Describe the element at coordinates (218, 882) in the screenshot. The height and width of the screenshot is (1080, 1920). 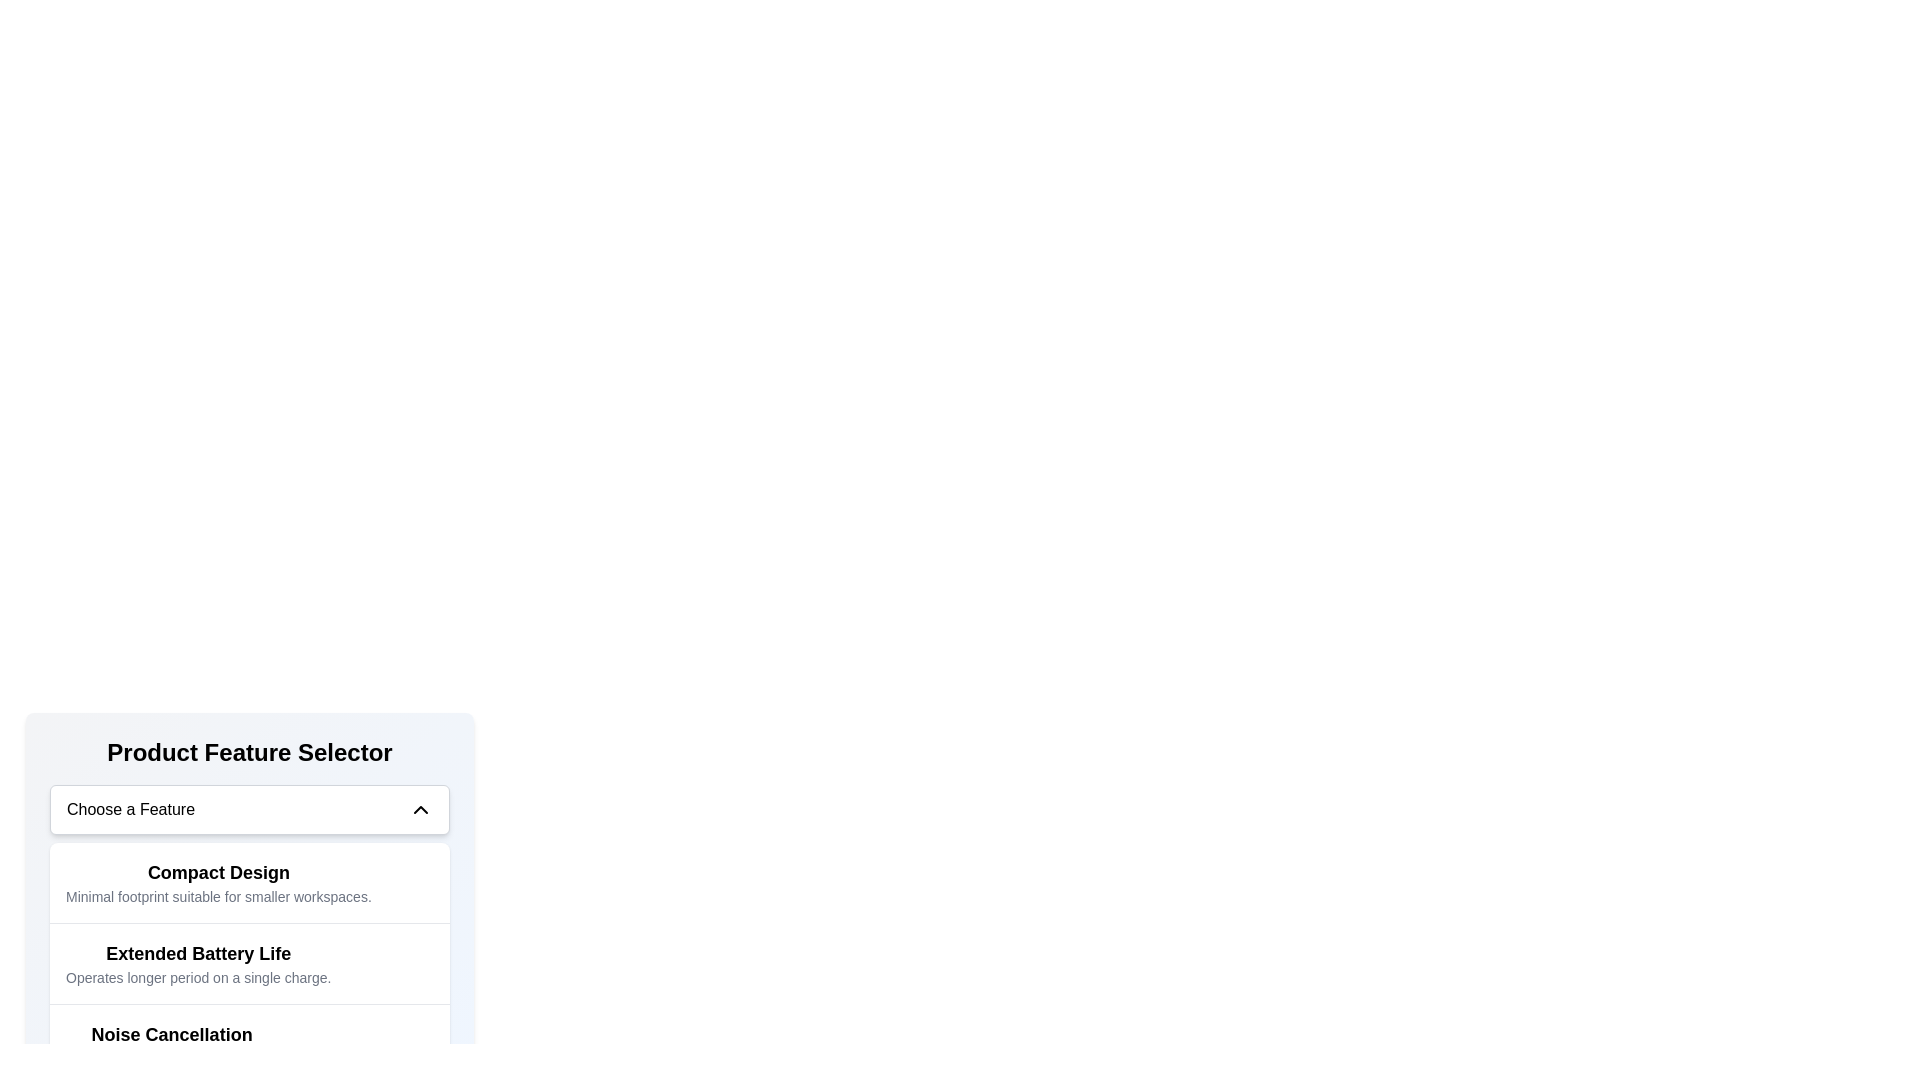
I see `the 'Compact Design' feature description in the feature selection menu` at that location.